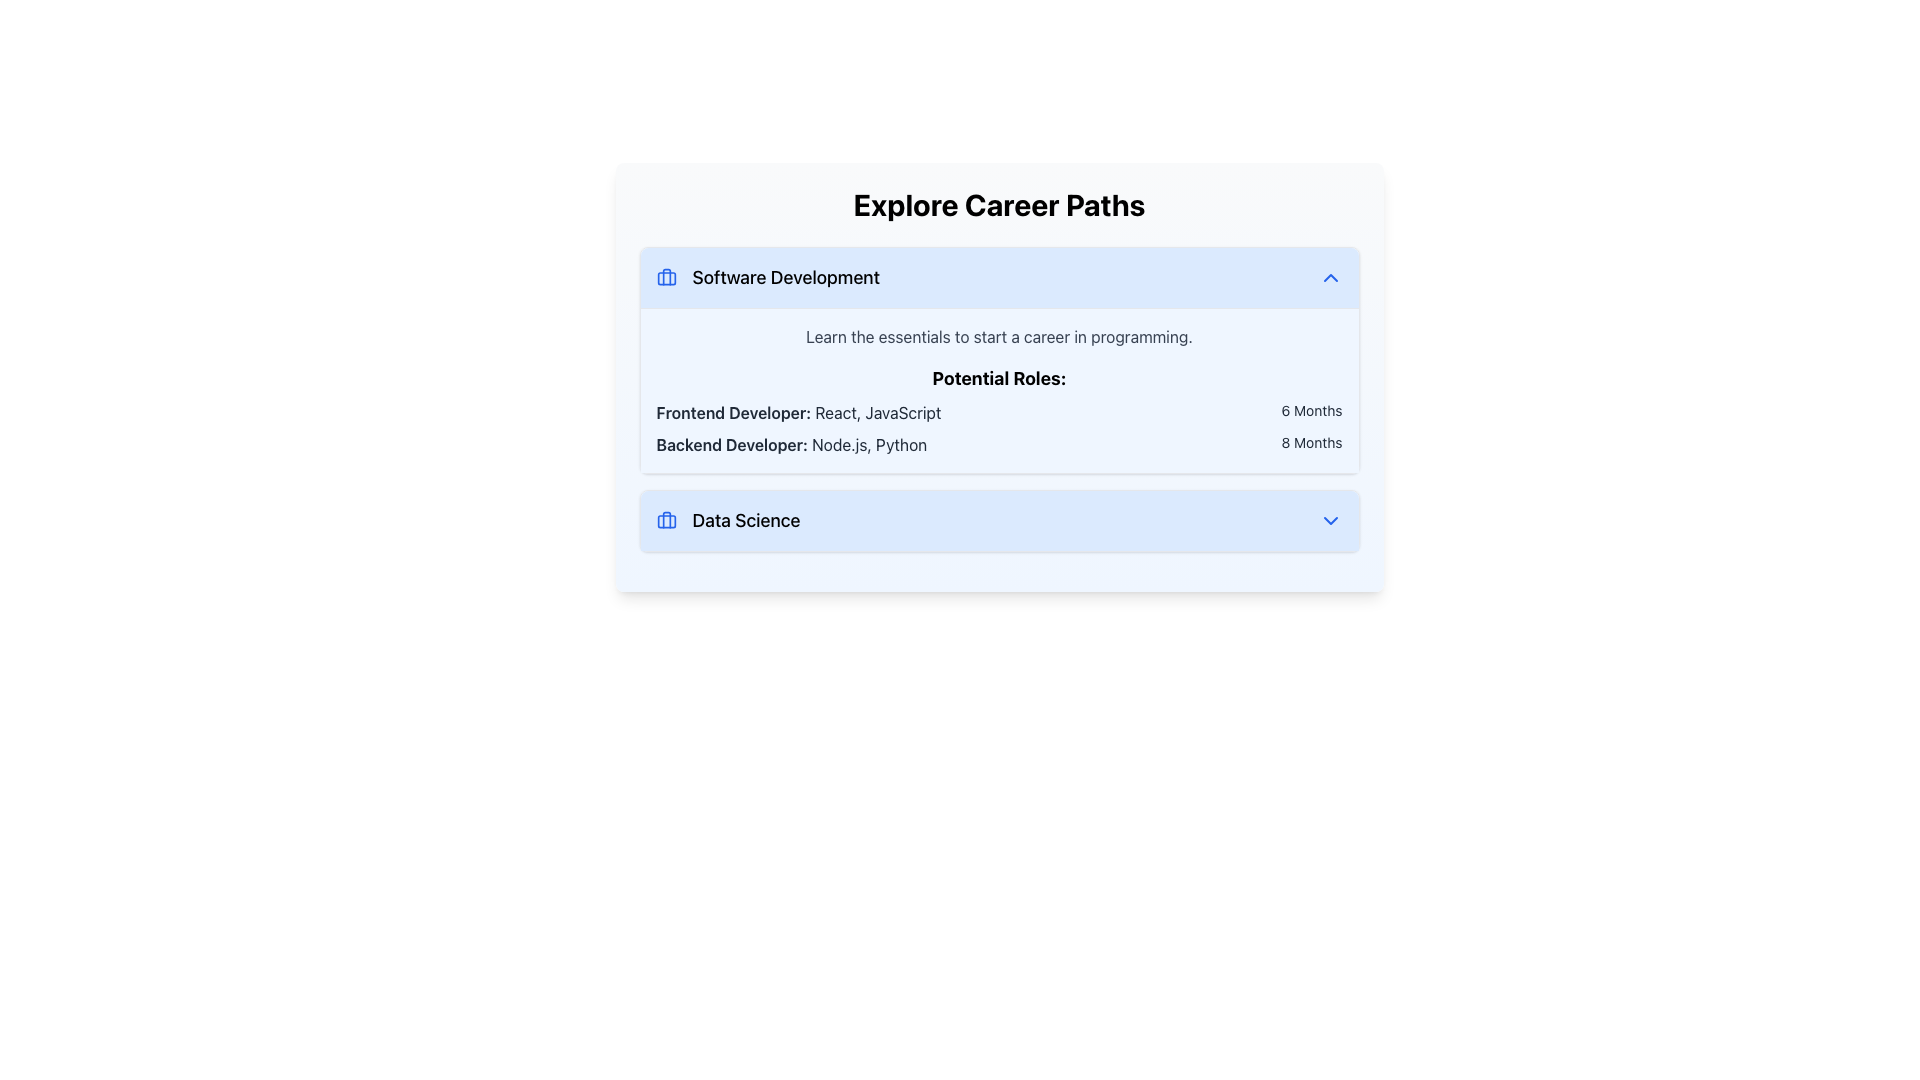 The height and width of the screenshot is (1080, 1920). I want to click on informational Text Label indicating the job role 'Frontend Developer' and its relevant technologies 'React, JavaScript', located centrally within the card under the 'Potential Roles:' section, so click(797, 411).